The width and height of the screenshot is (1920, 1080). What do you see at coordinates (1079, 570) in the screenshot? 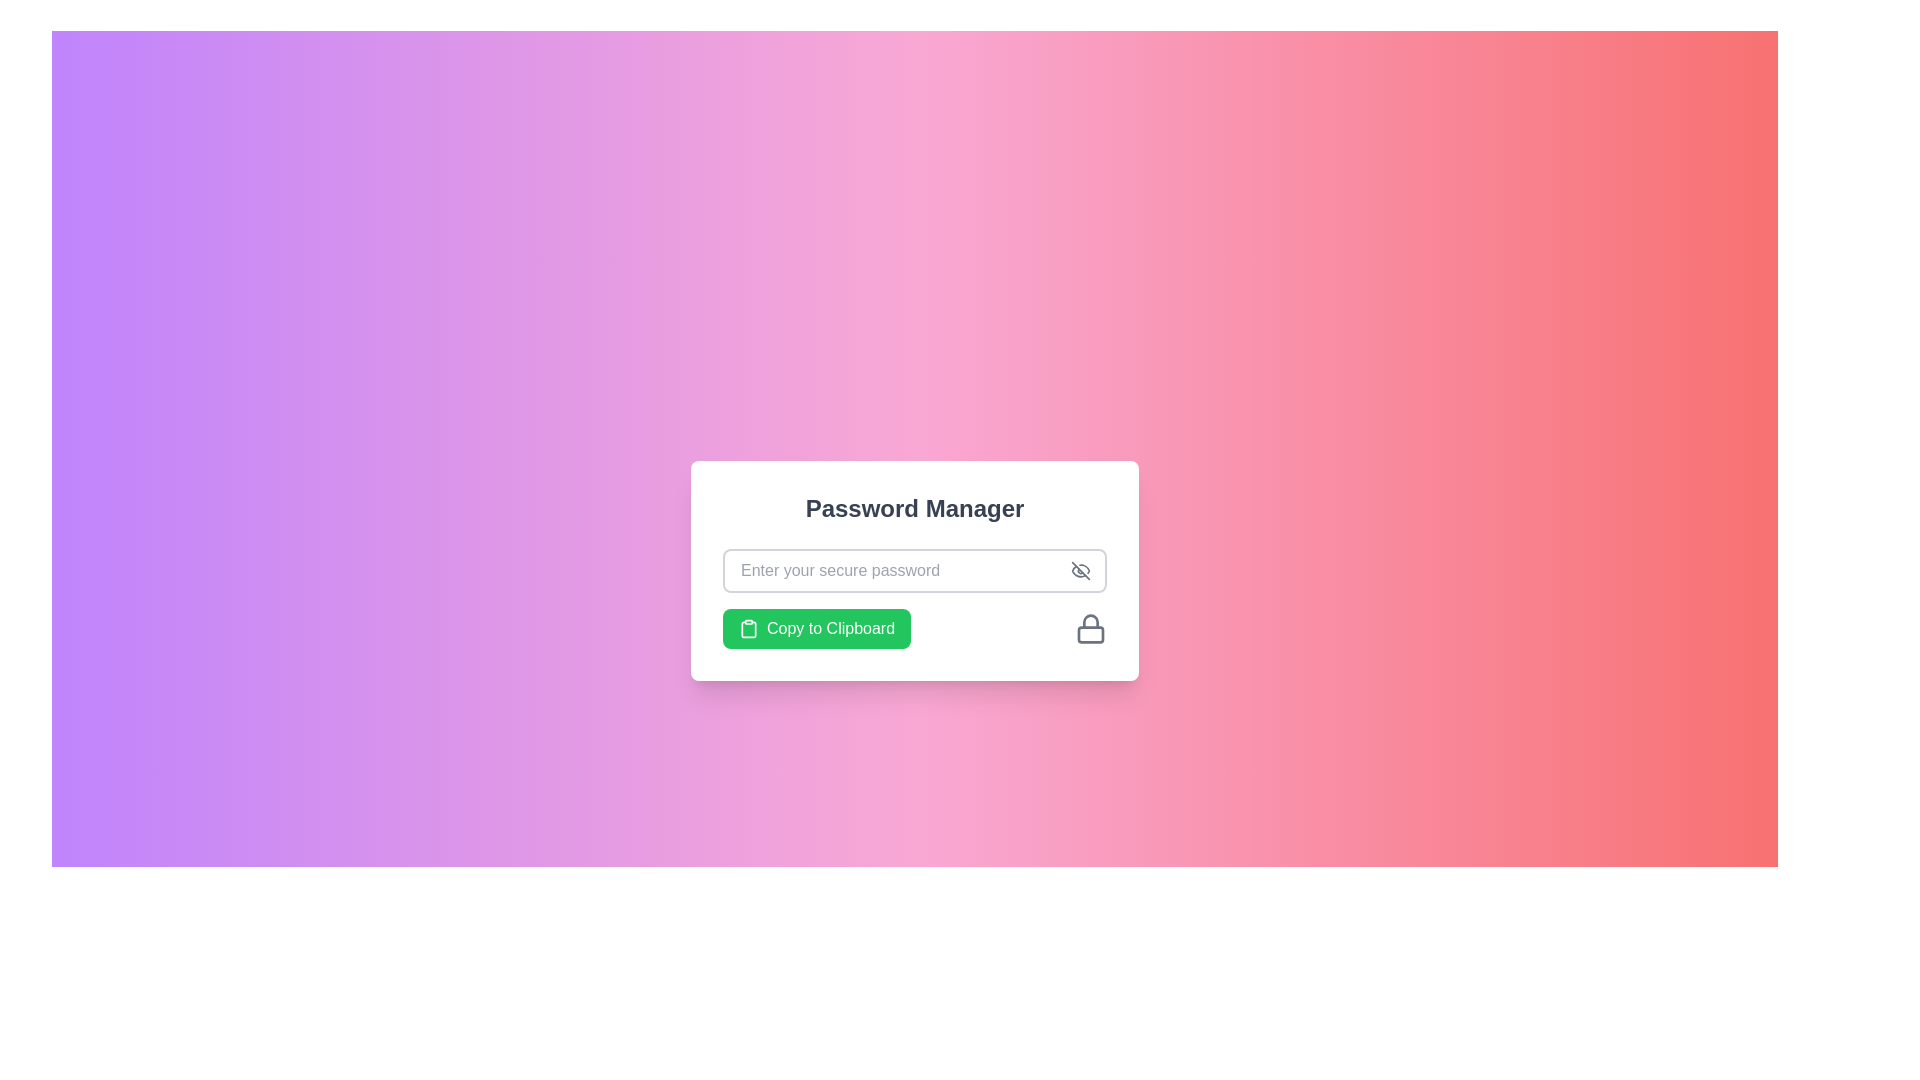
I see `the eye icon button for password visibility toggle, which is styled in grey and changes color when hovered over` at bounding box center [1079, 570].